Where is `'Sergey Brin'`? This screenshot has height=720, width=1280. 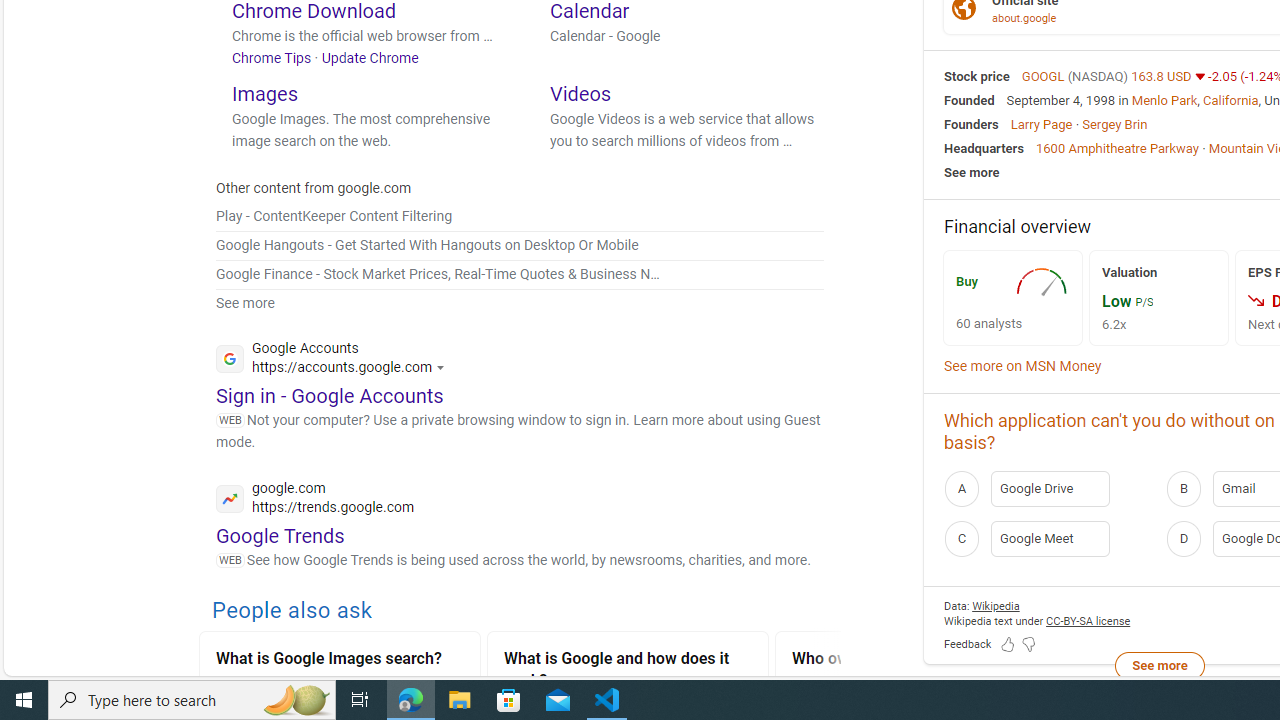 'Sergey Brin' is located at coordinates (1113, 123).